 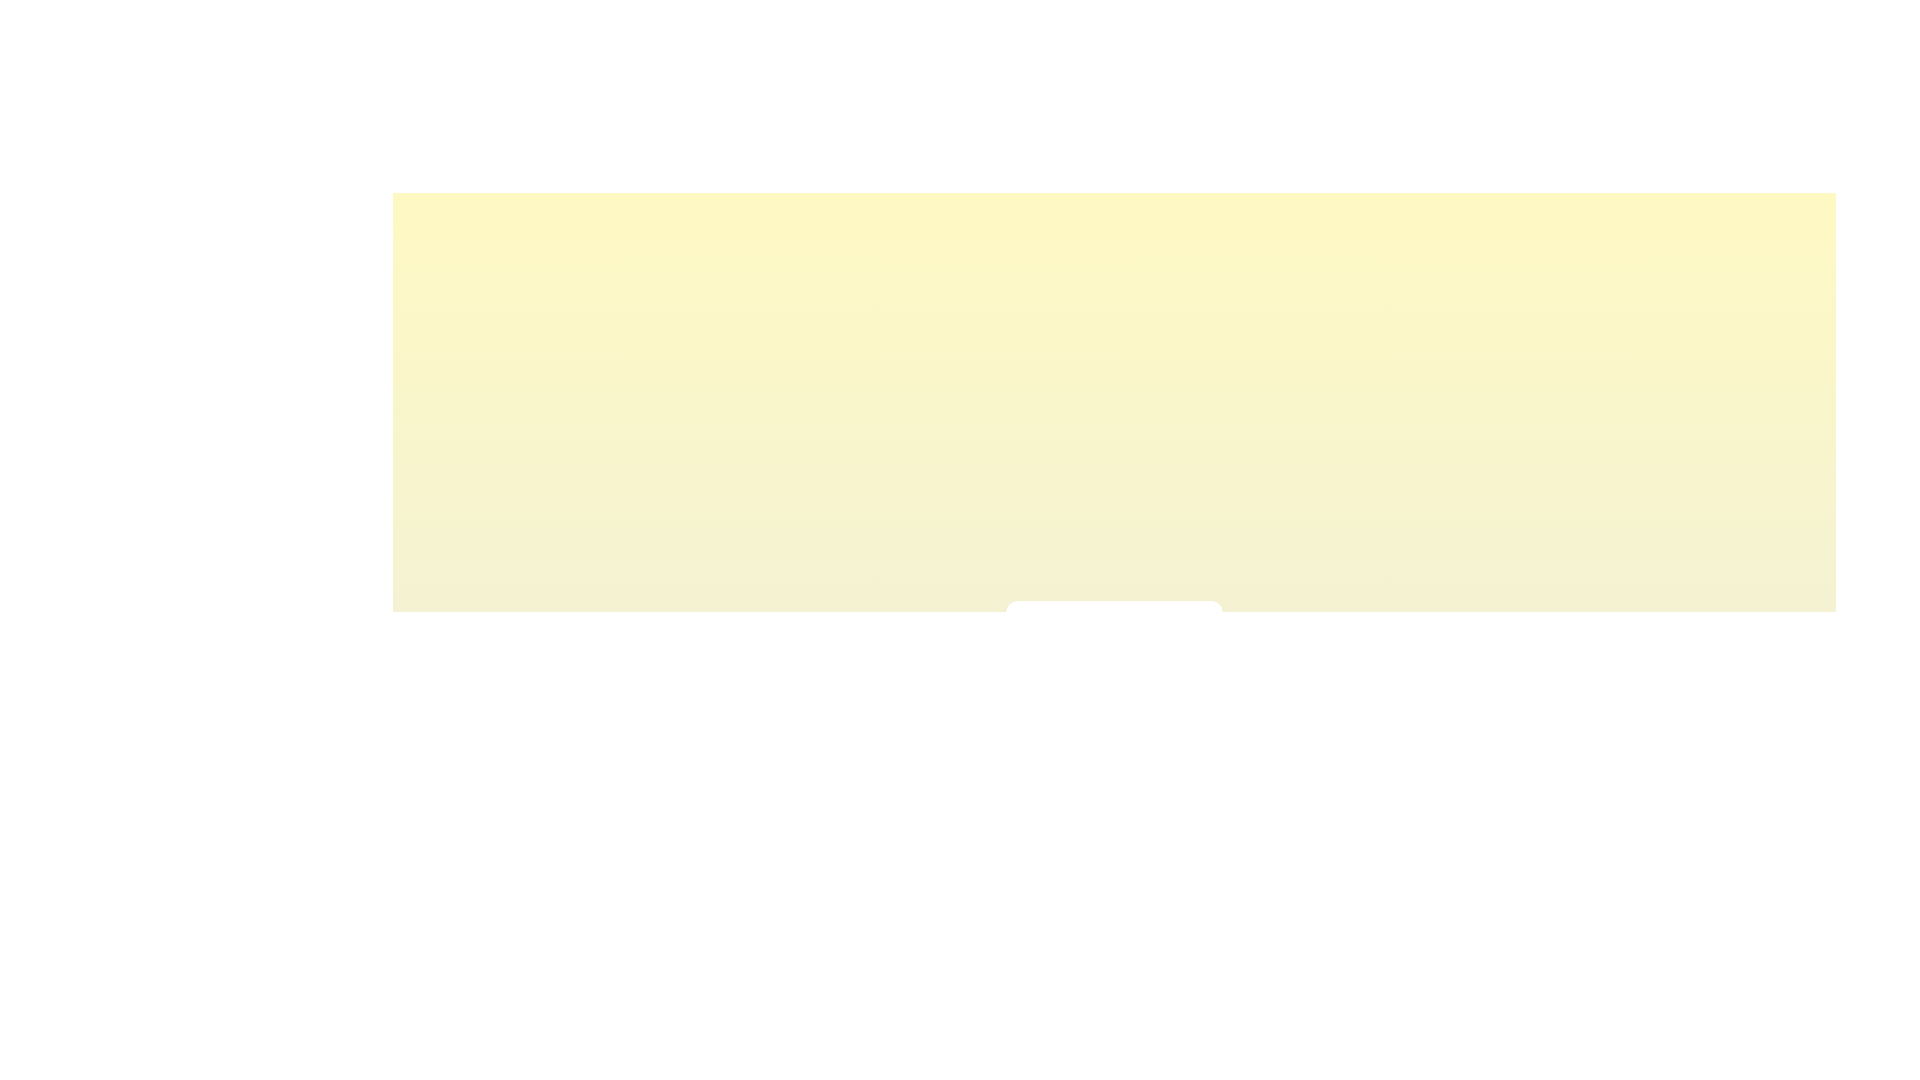 I want to click on the light intensity to 0% by dragging the slider, so click(x=1030, y=676).